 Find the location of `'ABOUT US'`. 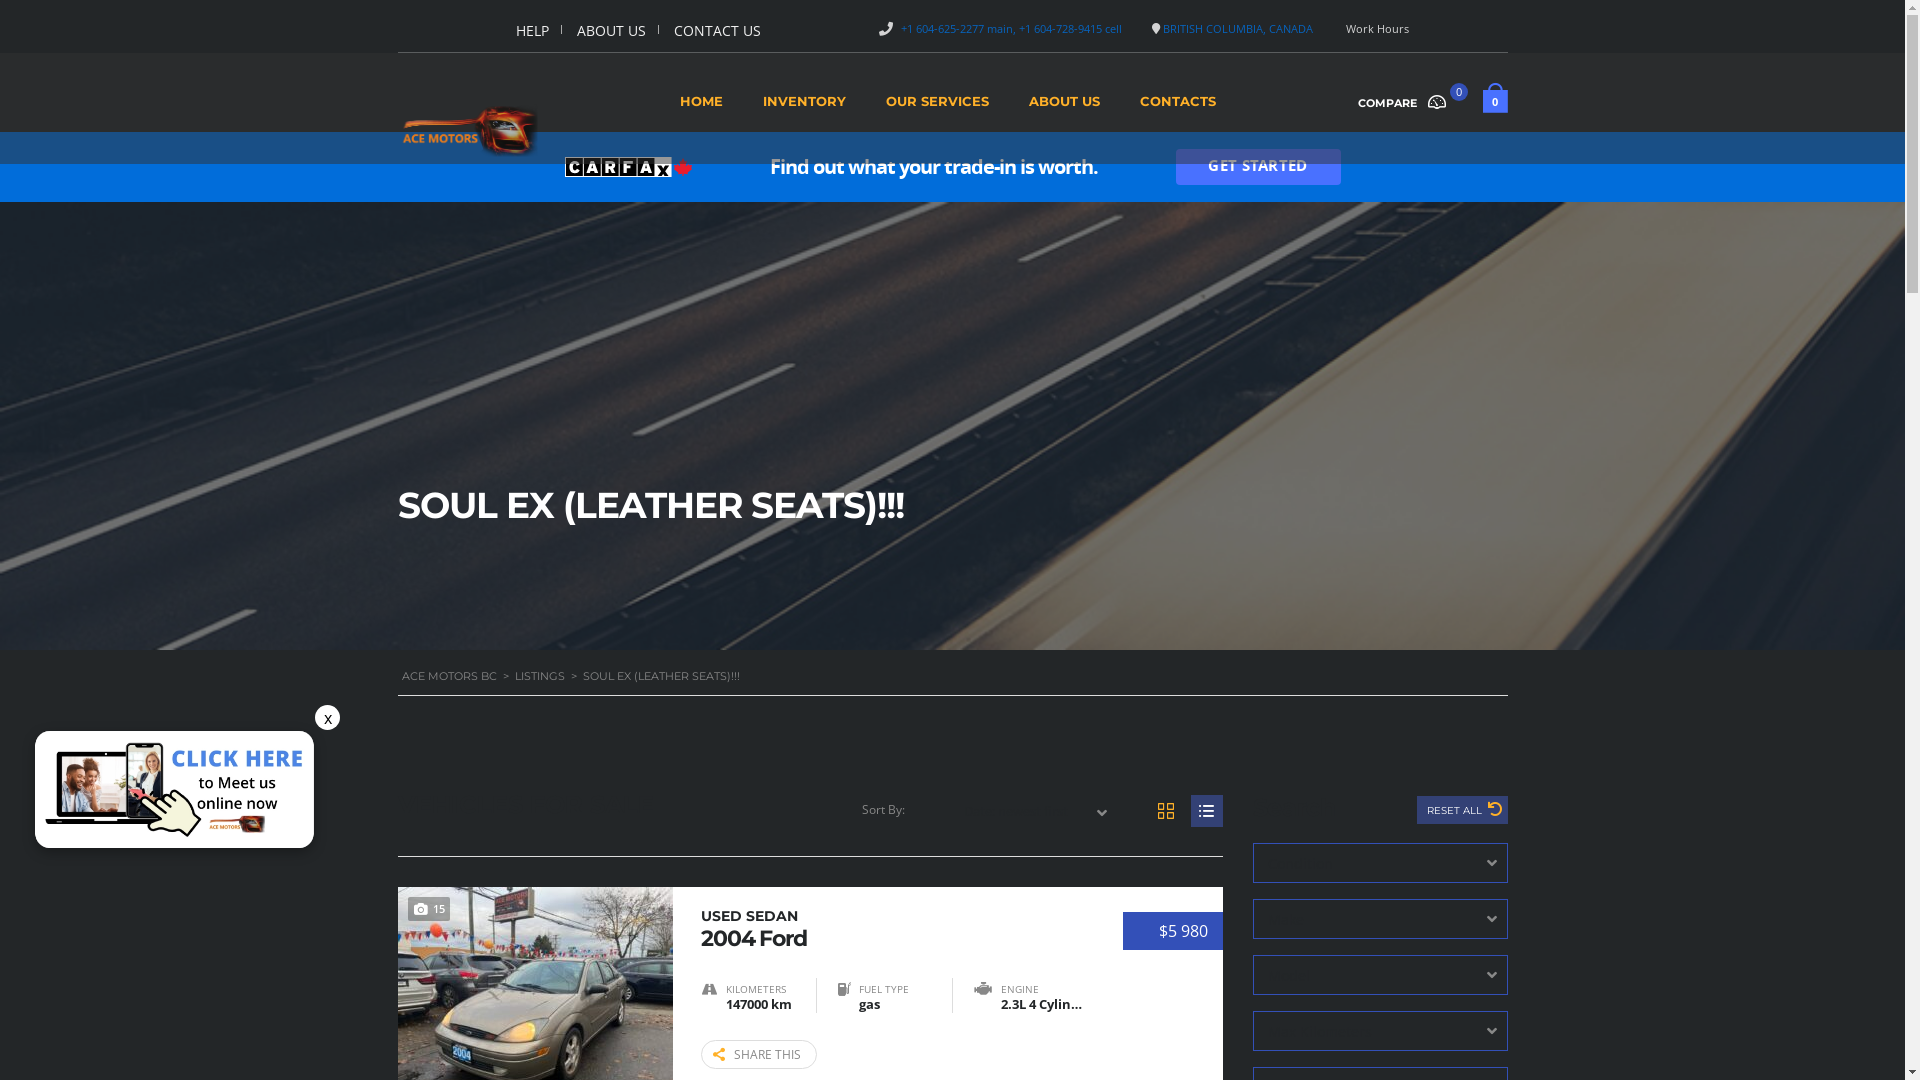

'ABOUT US' is located at coordinates (610, 30).